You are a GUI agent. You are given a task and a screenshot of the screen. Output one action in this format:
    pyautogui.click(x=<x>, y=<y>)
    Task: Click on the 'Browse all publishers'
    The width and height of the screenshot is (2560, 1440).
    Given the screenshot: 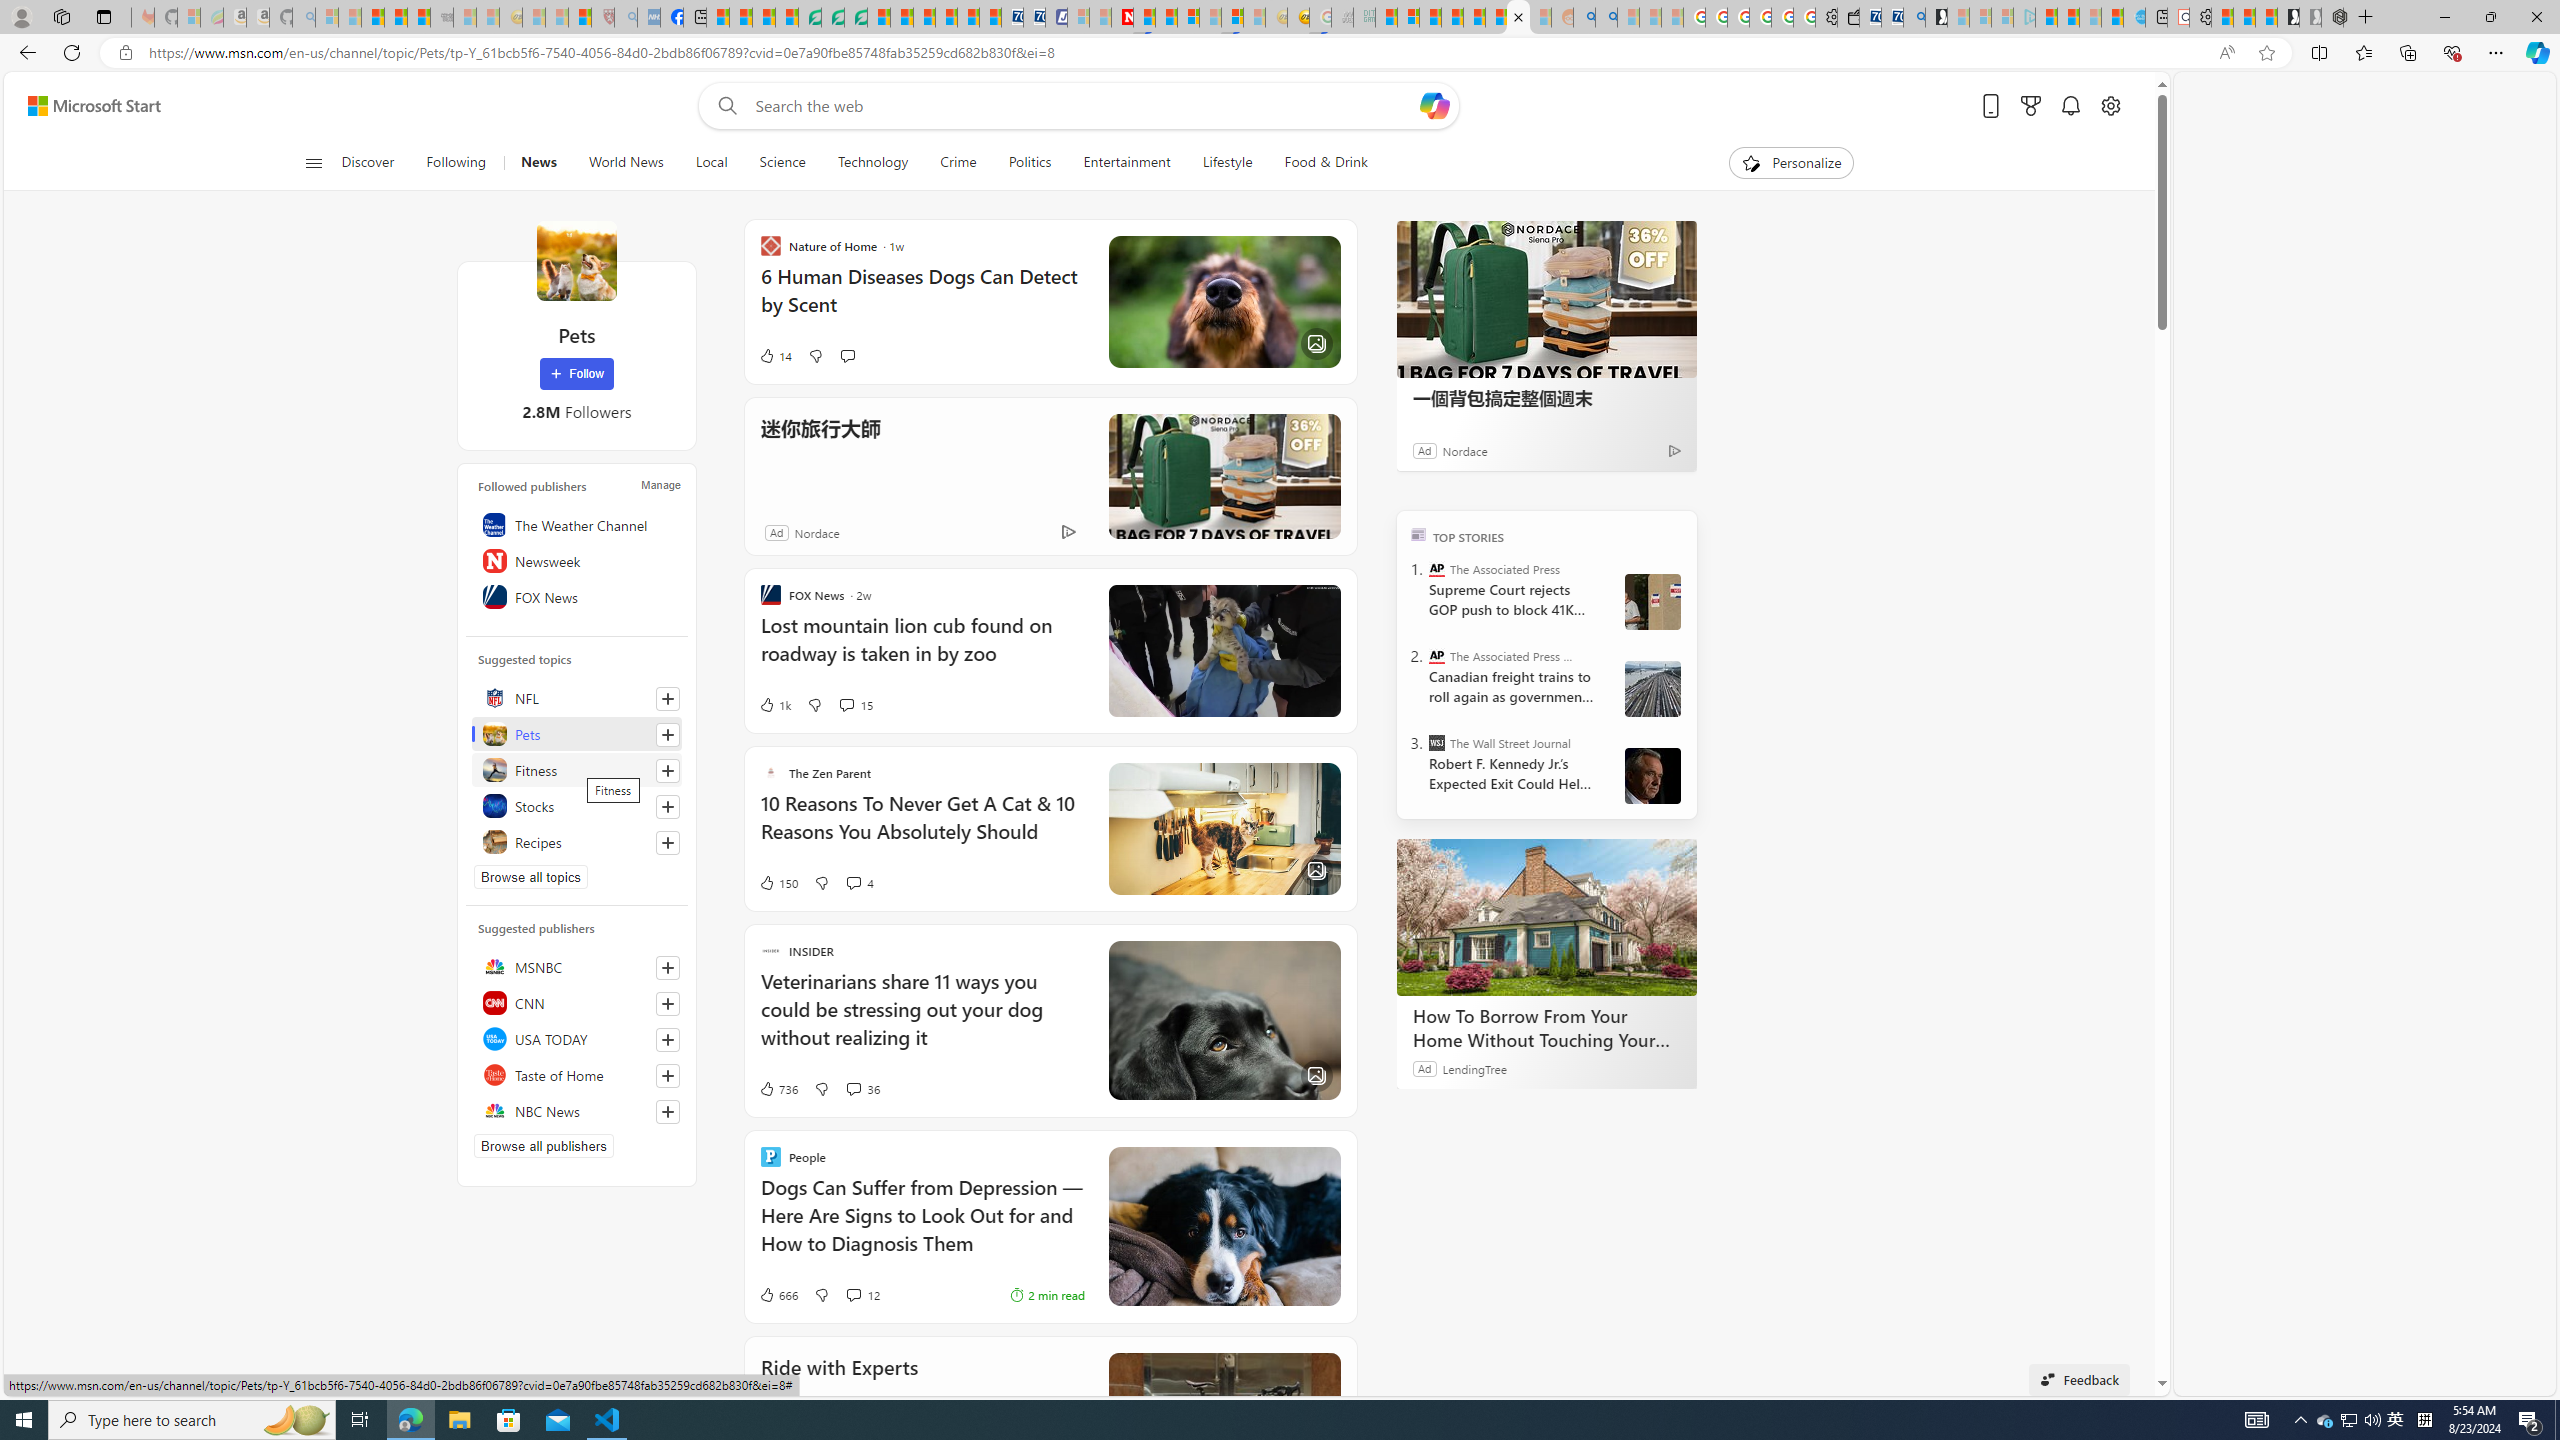 What is the action you would take?
    pyautogui.click(x=543, y=1145)
    